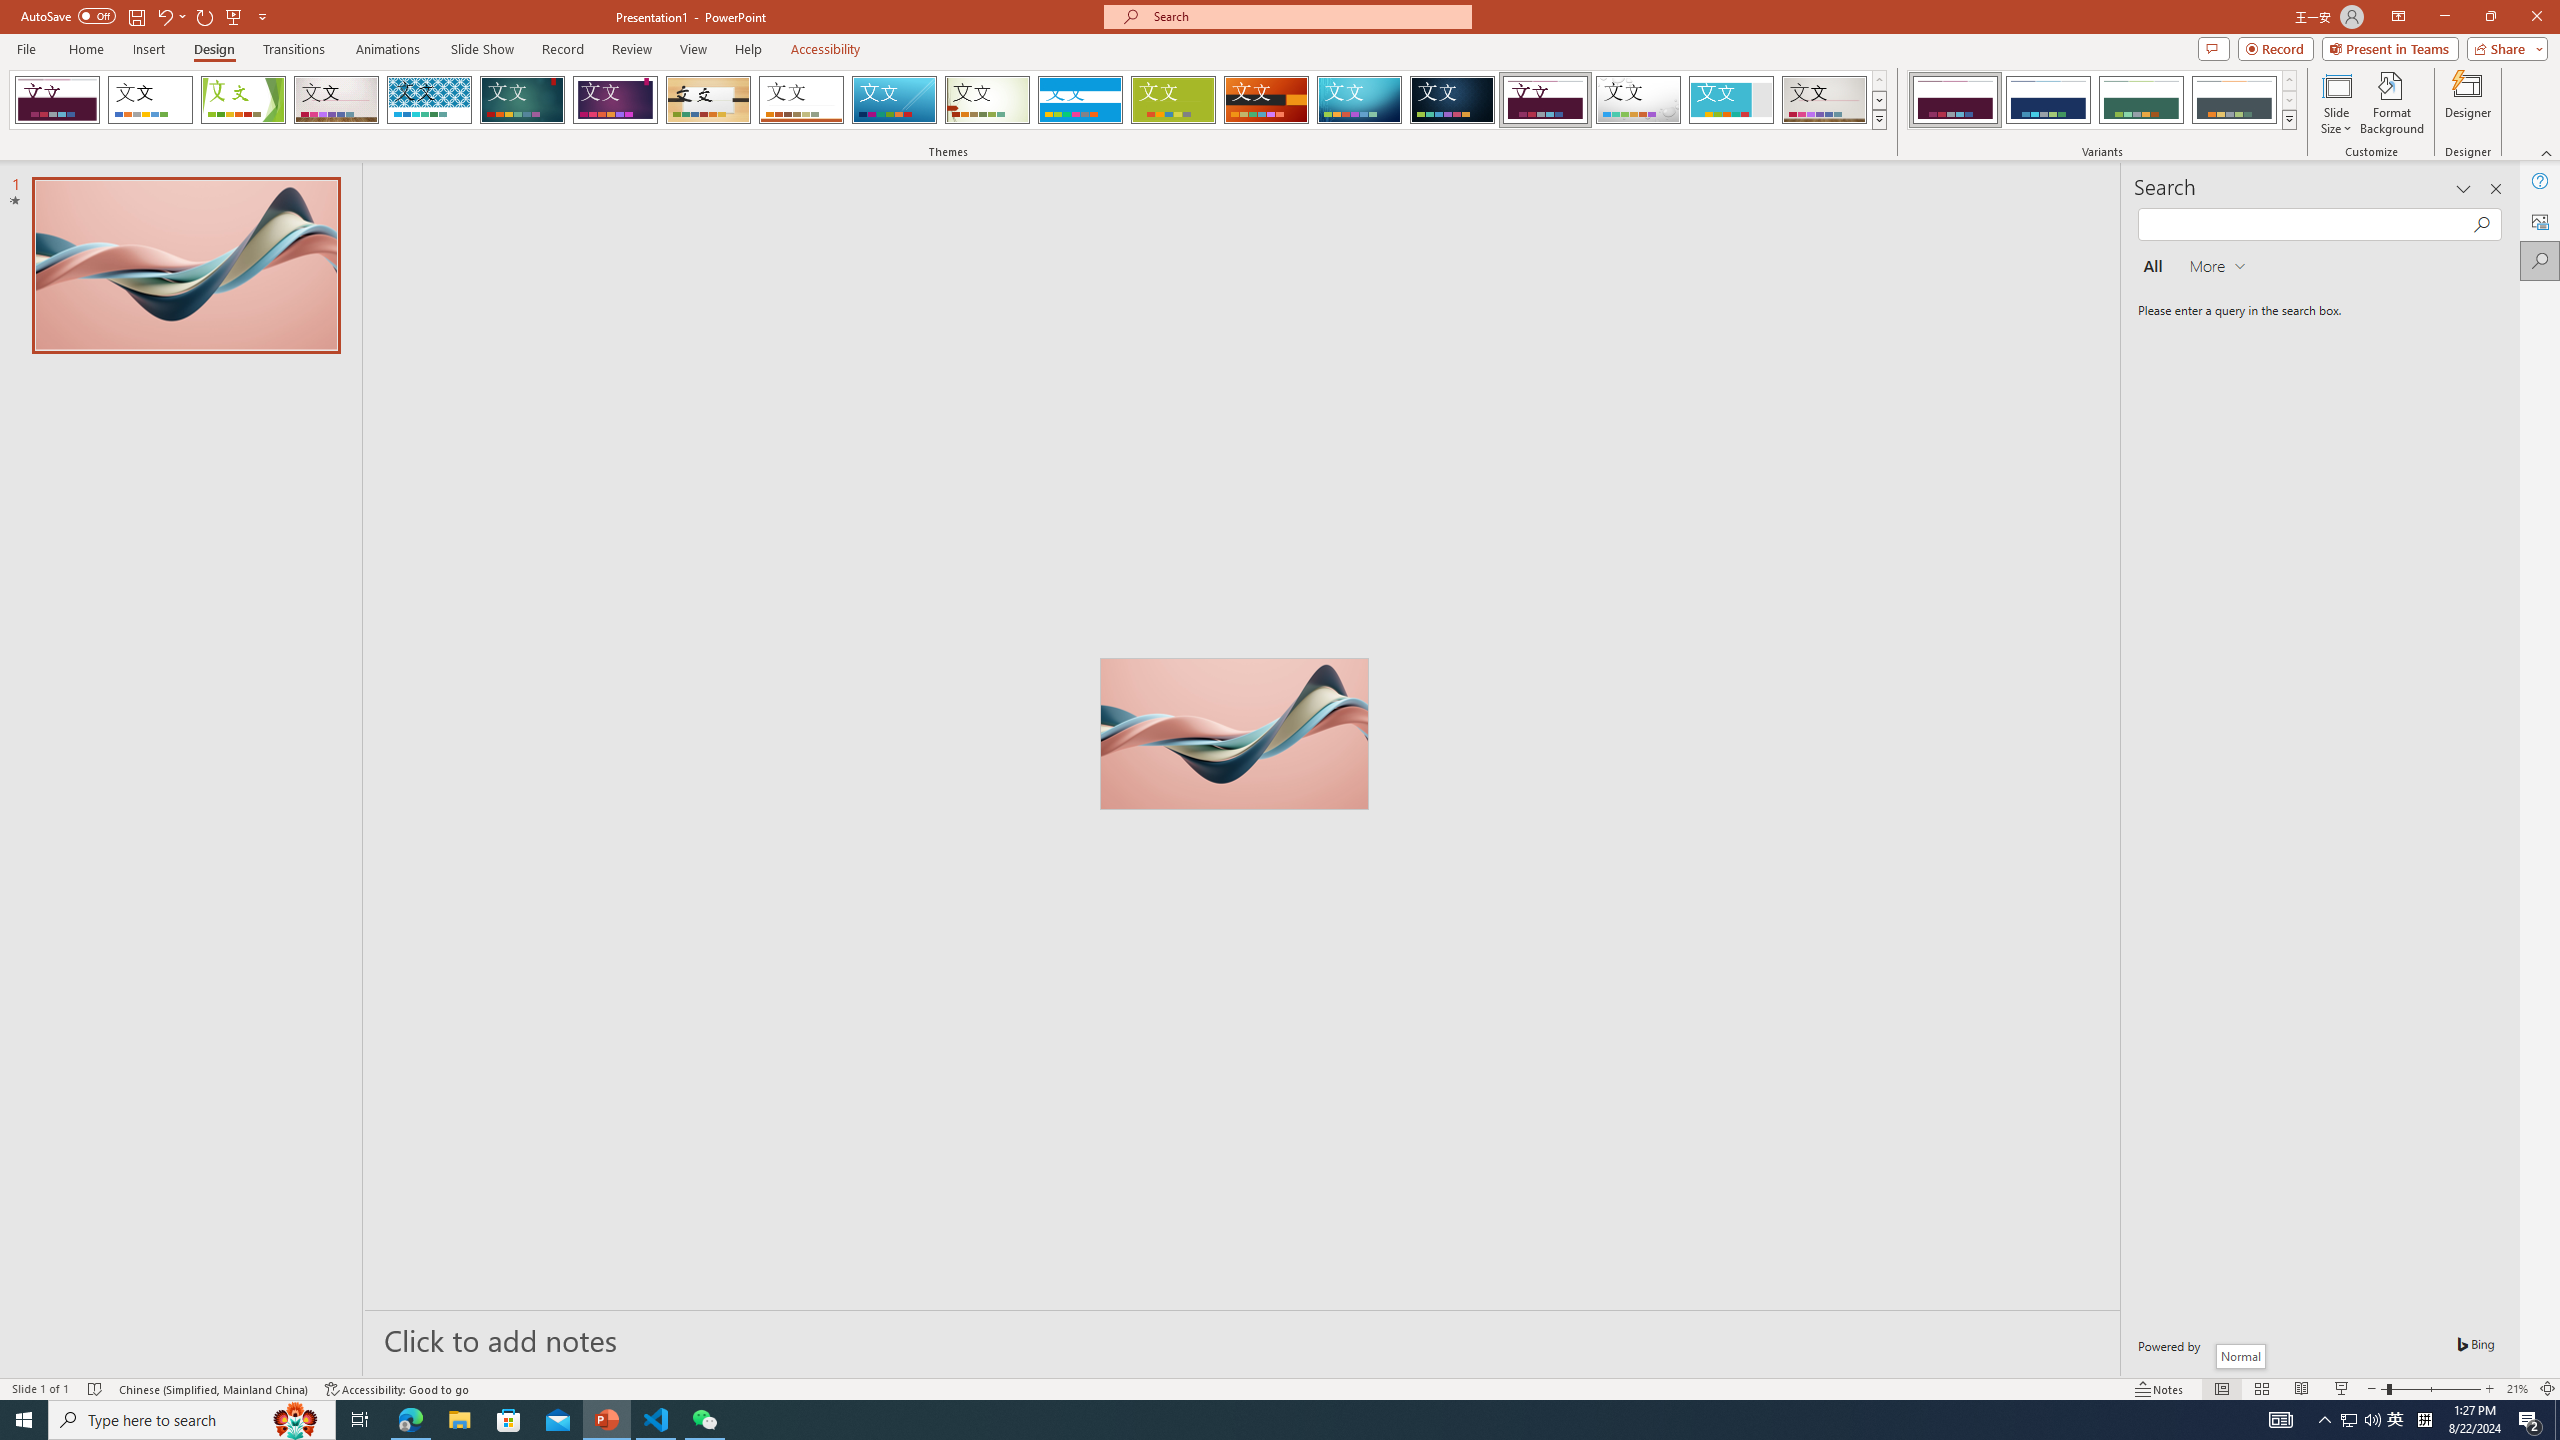 This screenshot has width=2560, height=1440. Describe the element at coordinates (893, 99) in the screenshot. I see `'Slice'` at that location.